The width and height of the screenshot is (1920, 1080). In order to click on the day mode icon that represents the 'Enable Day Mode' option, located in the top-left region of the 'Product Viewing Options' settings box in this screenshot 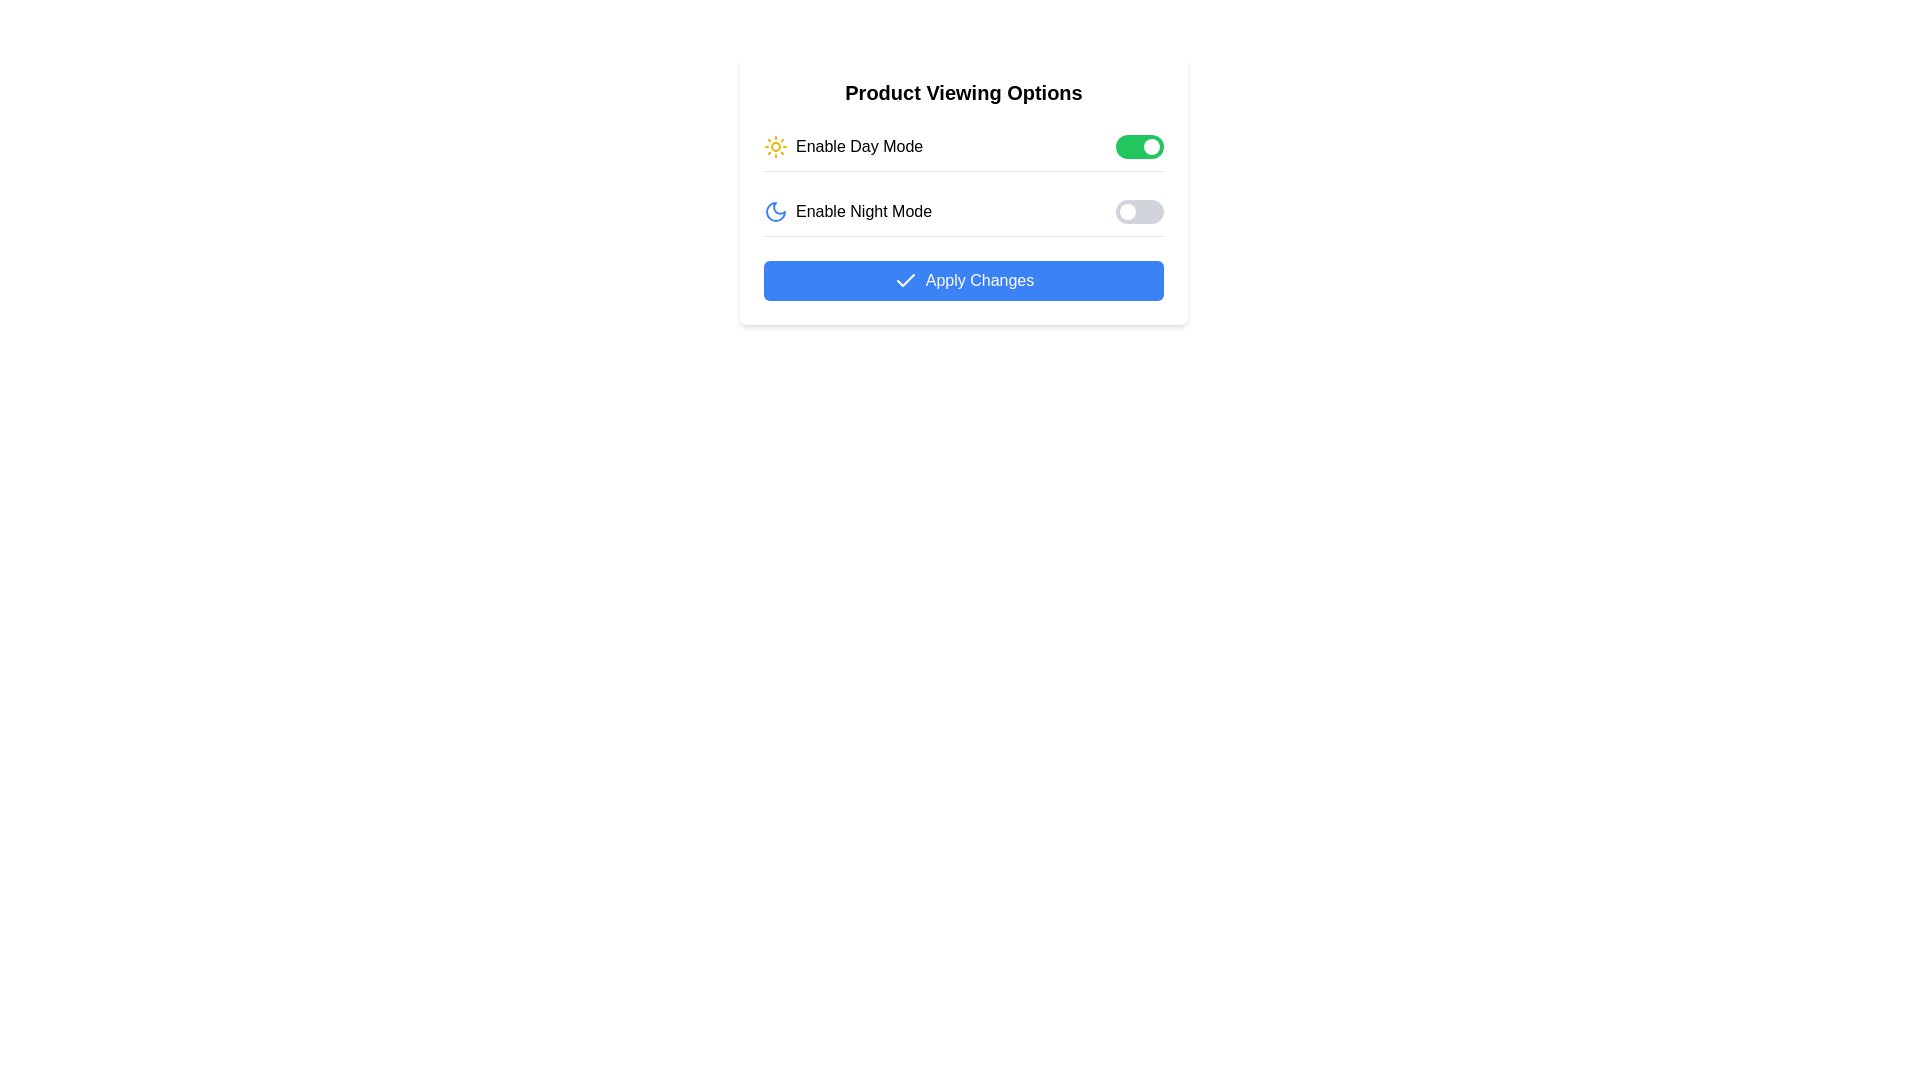, I will do `click(775, 145)`.